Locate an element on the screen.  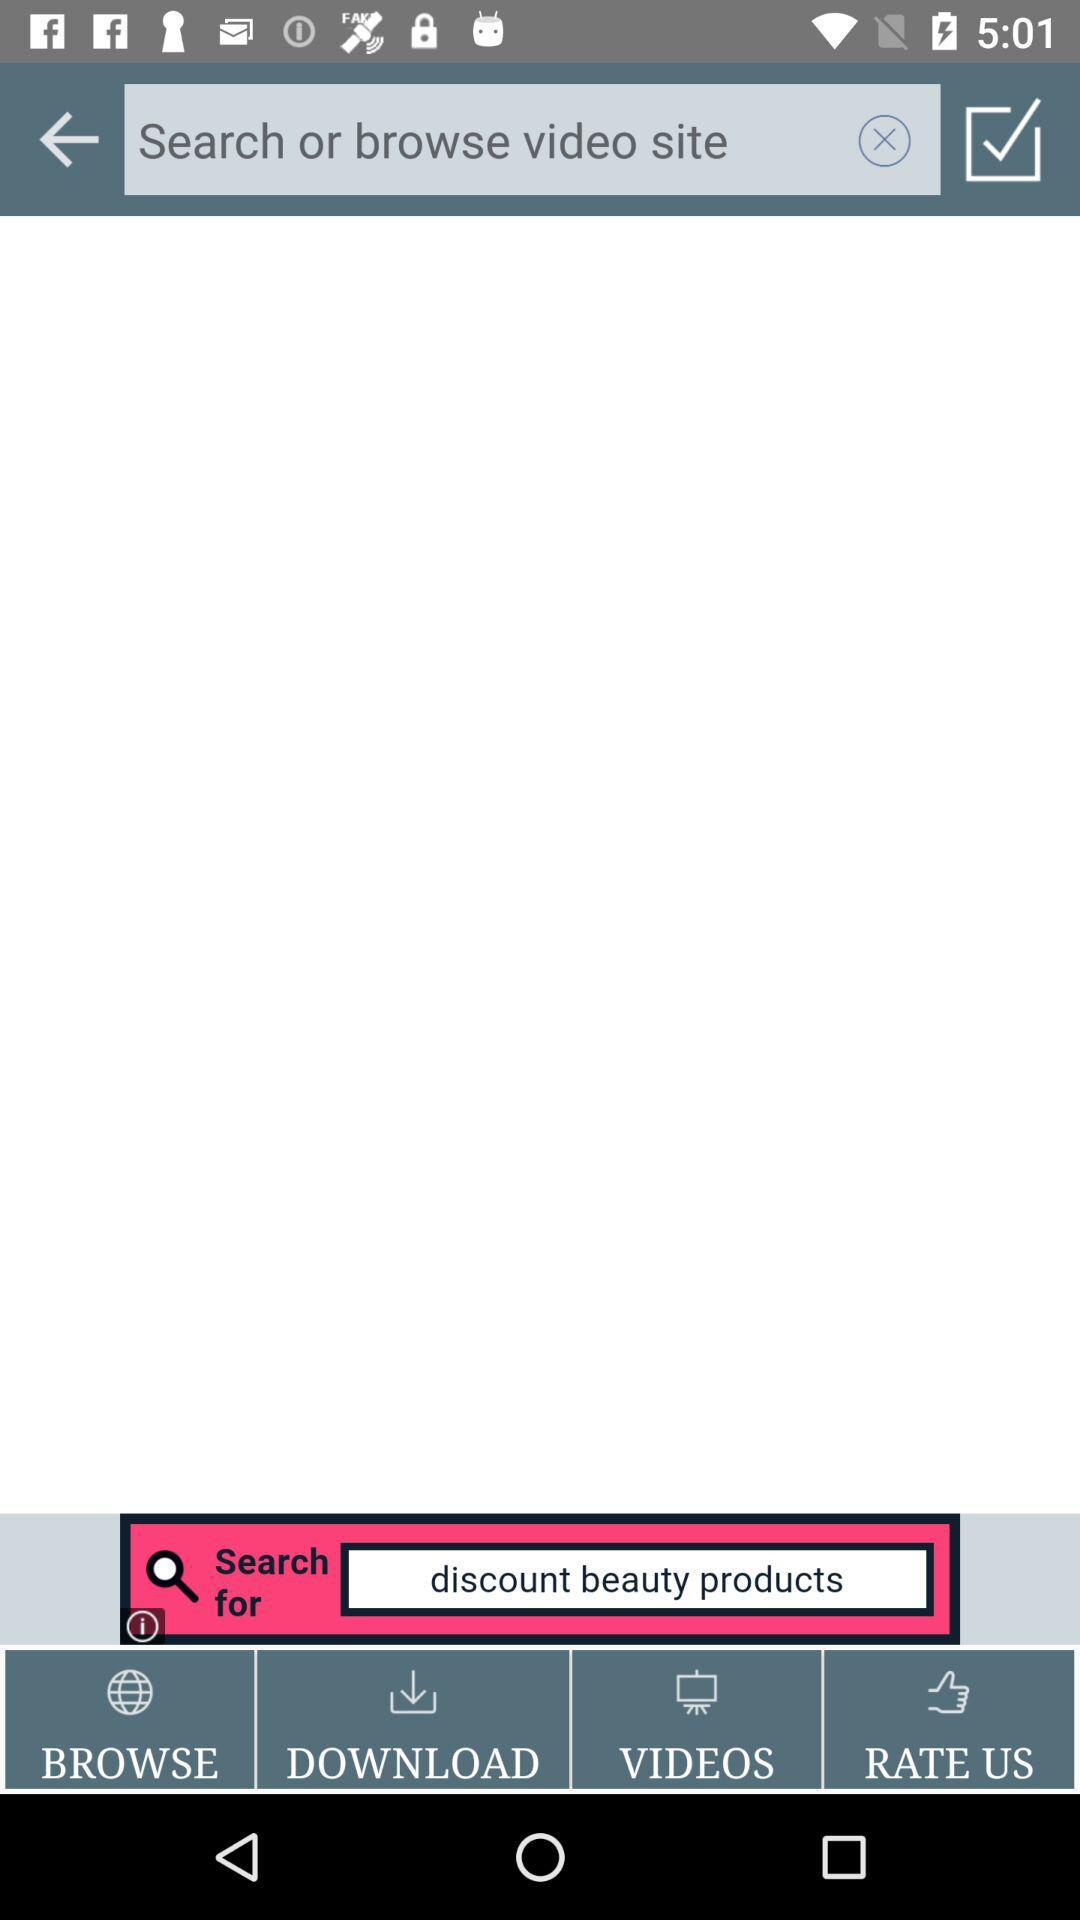
go back is located at coordinates (68, 138).